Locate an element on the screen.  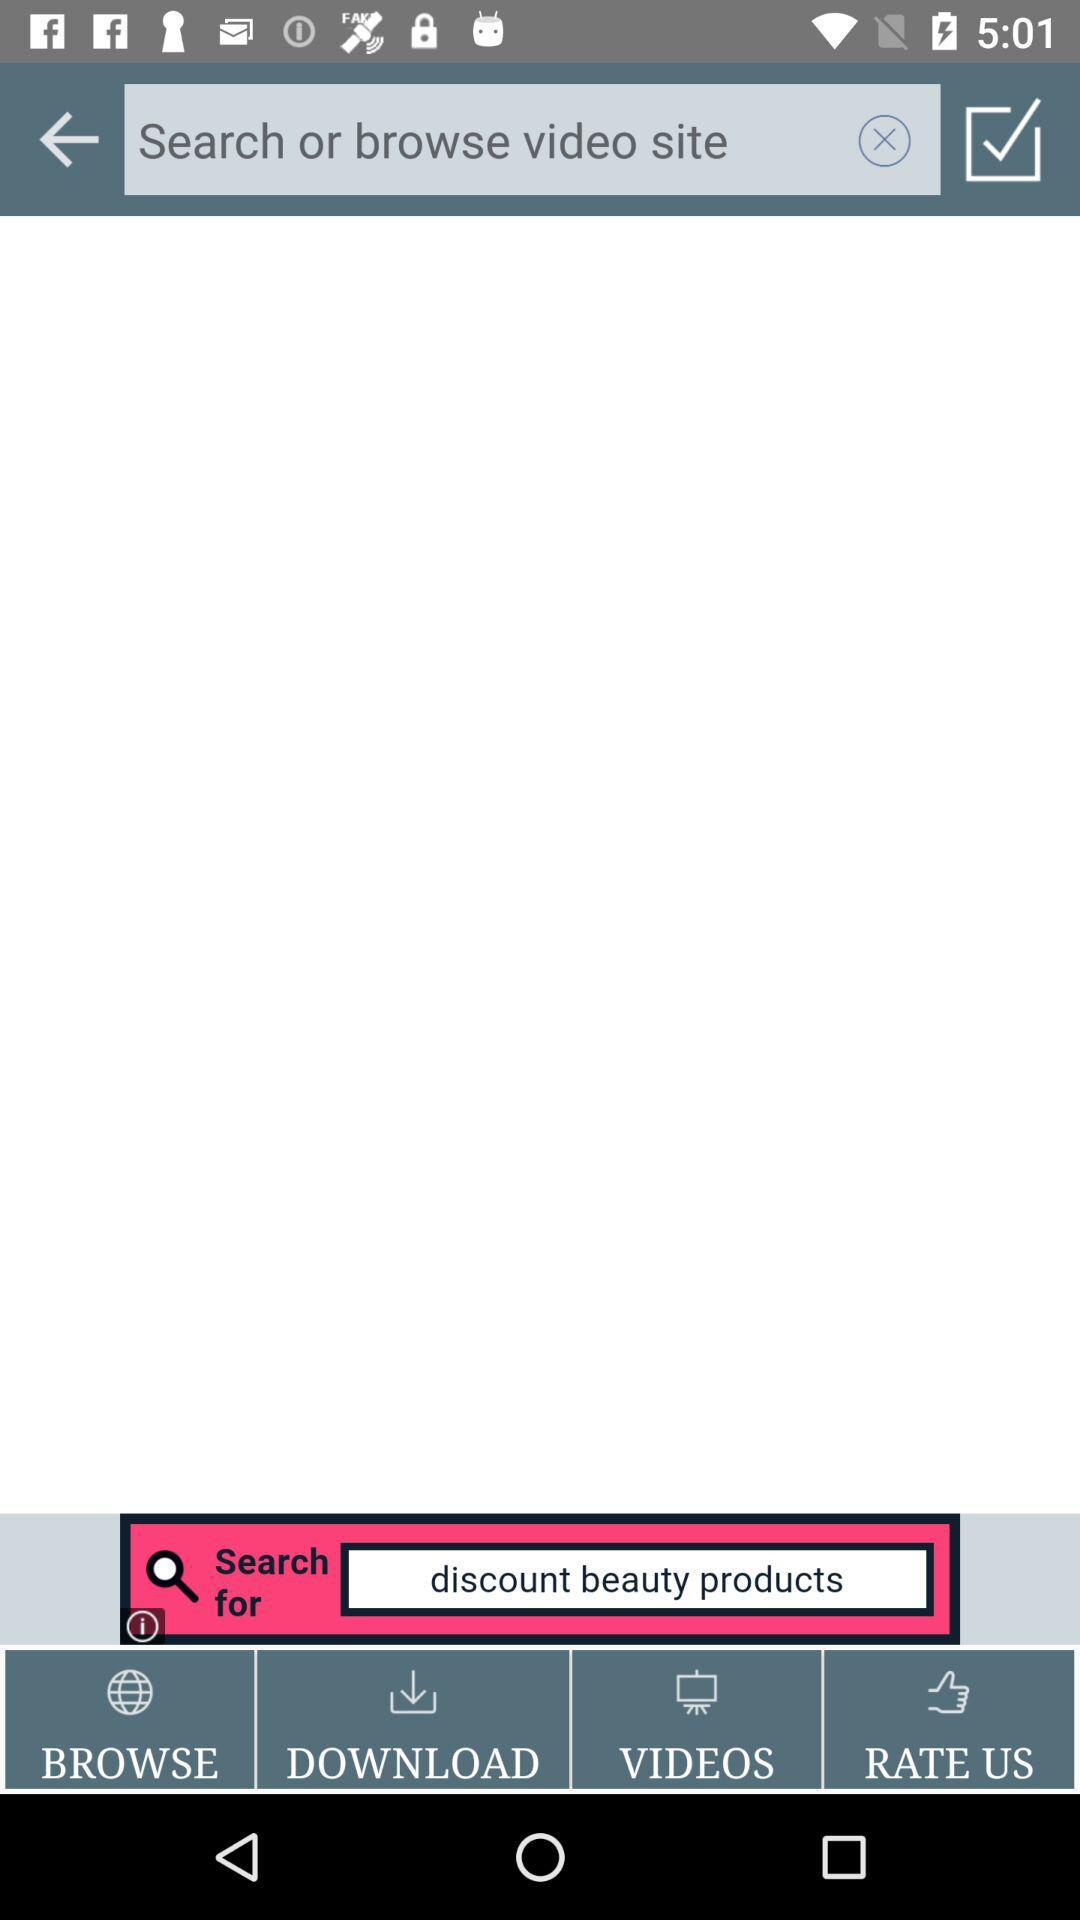
go back is located at coordinates (68, 138).